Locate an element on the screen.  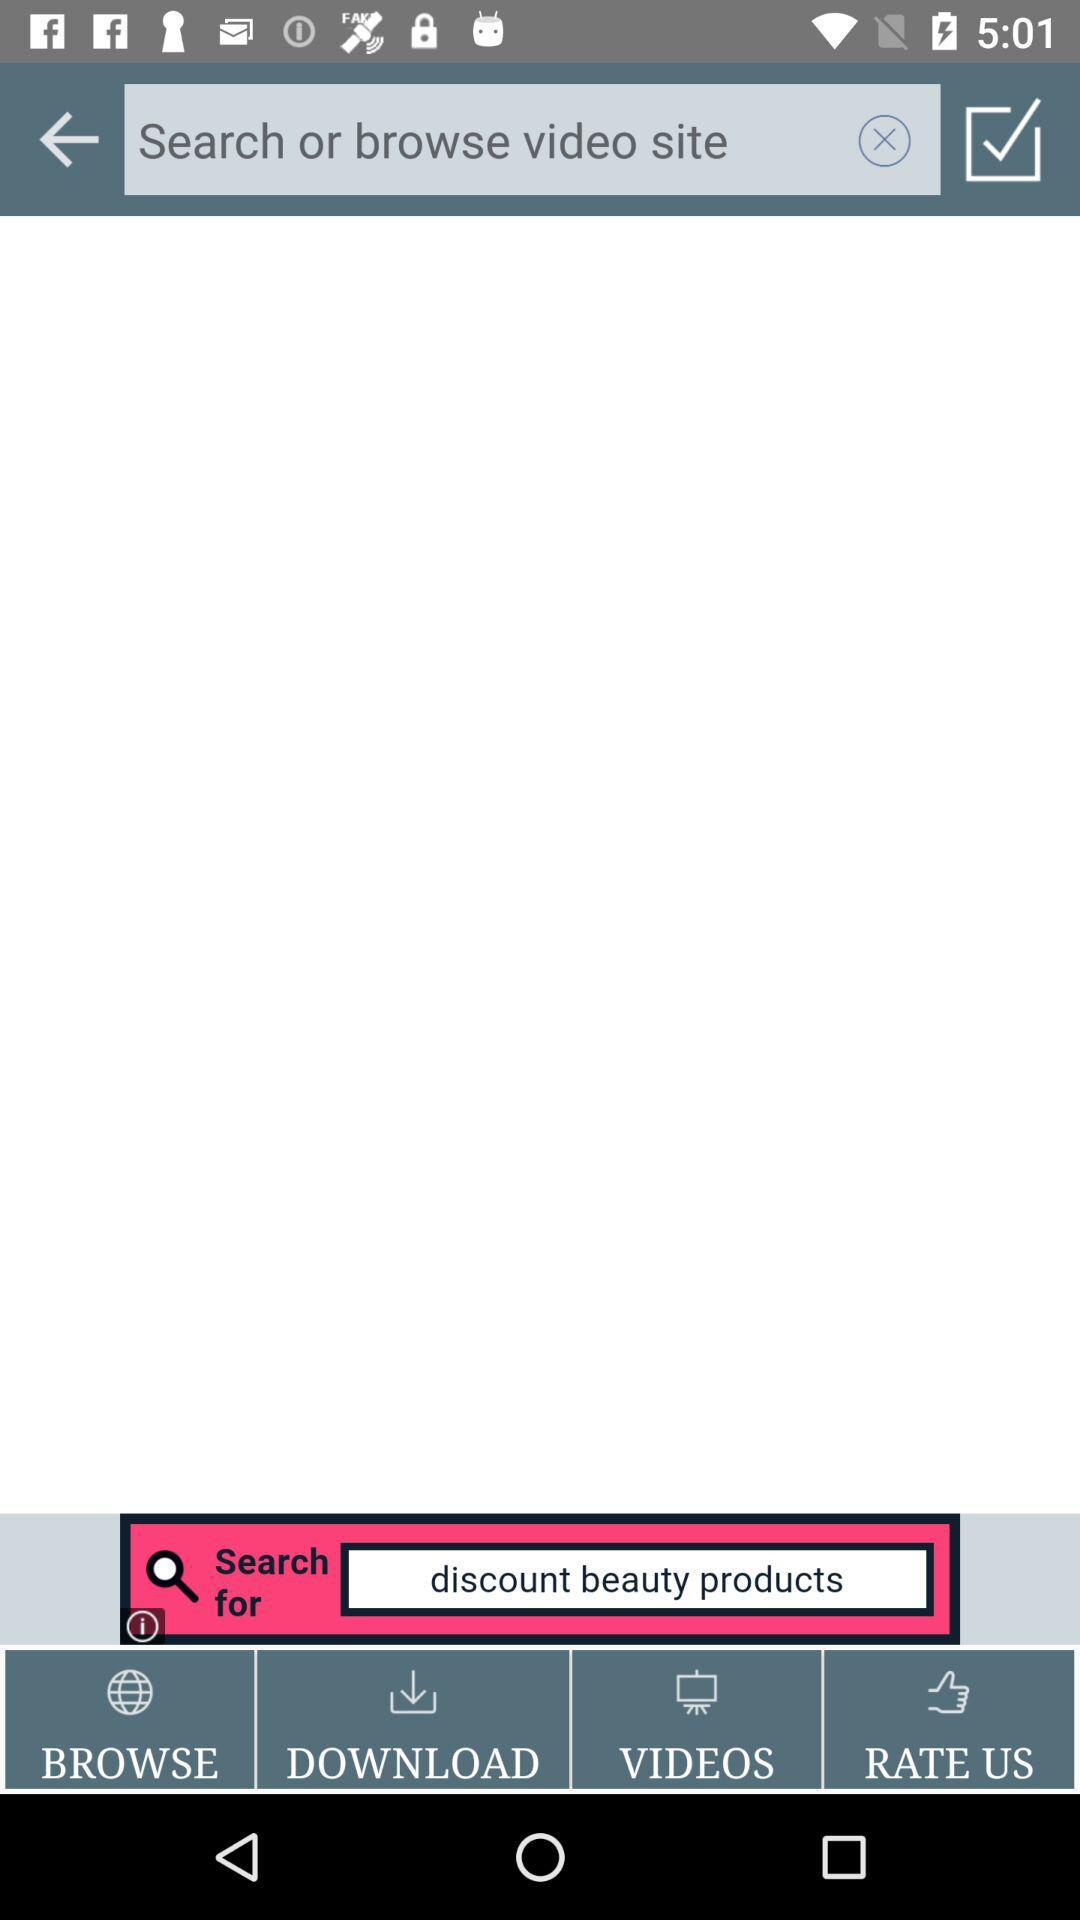
go back is located at coordinates (68, 138).